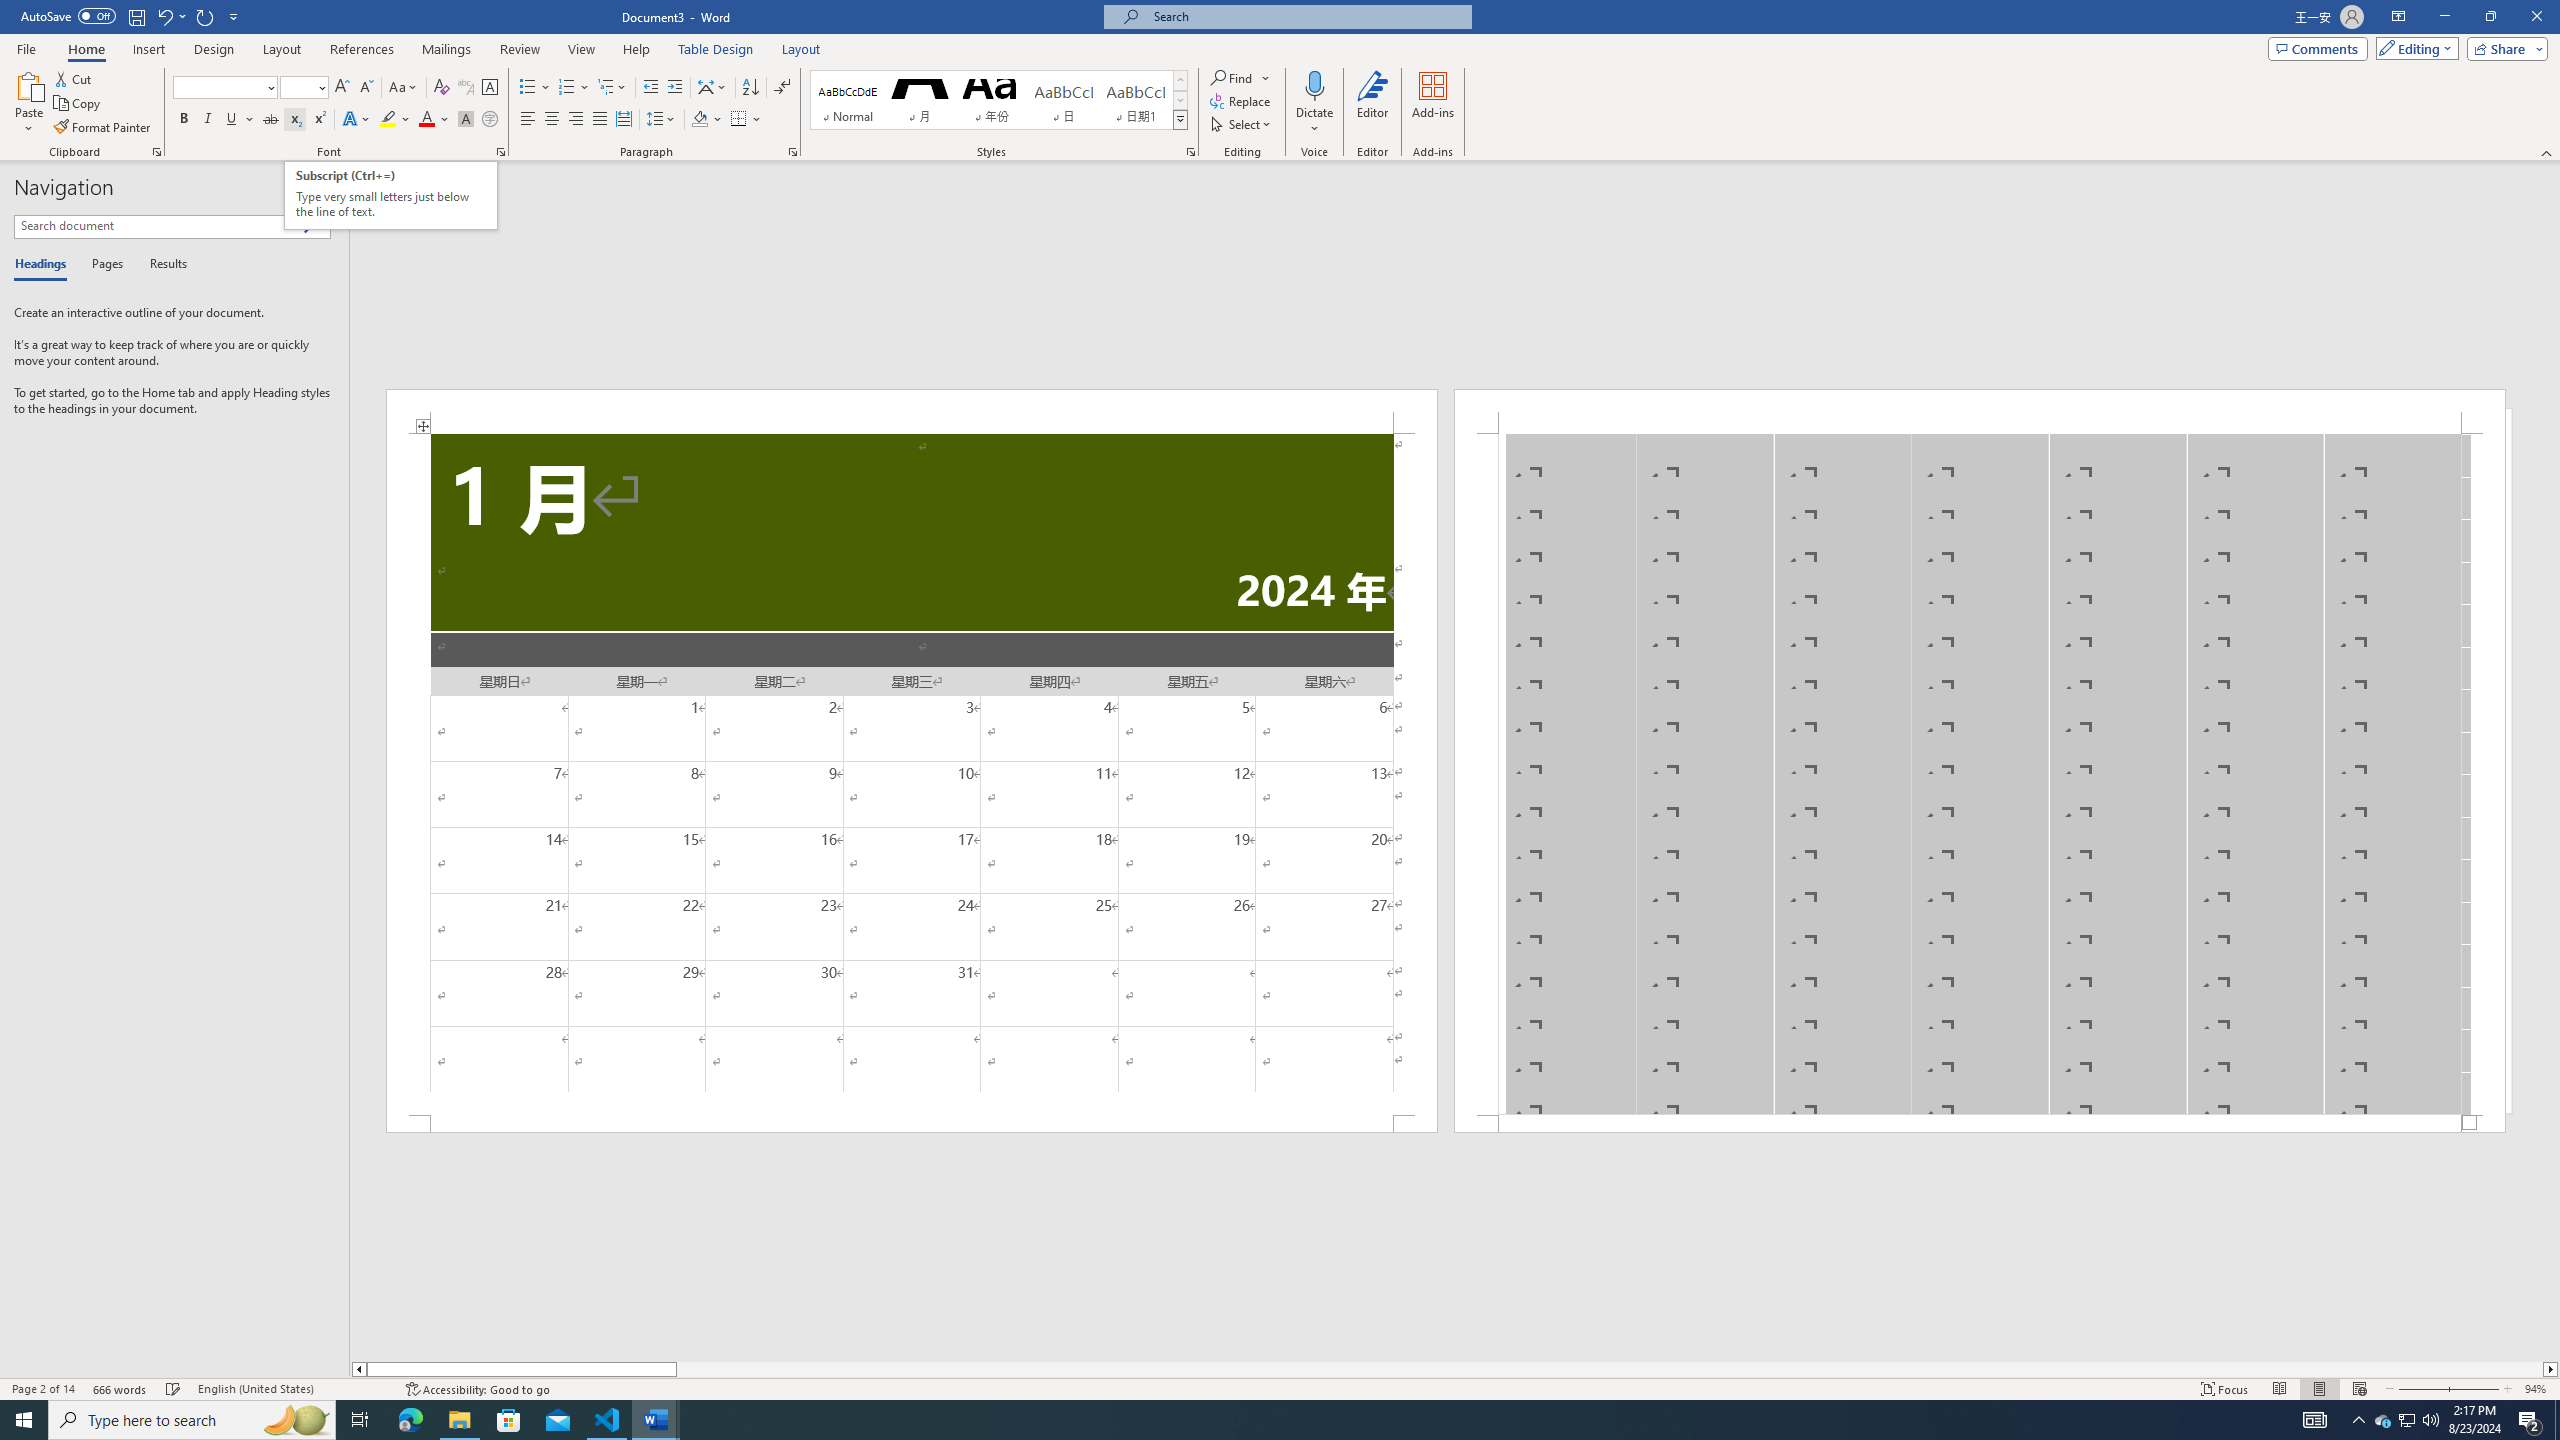 The width and height of the screenshot is (2560, 1440). I want to click on 'Office Clipboard...', so click(155, 150).